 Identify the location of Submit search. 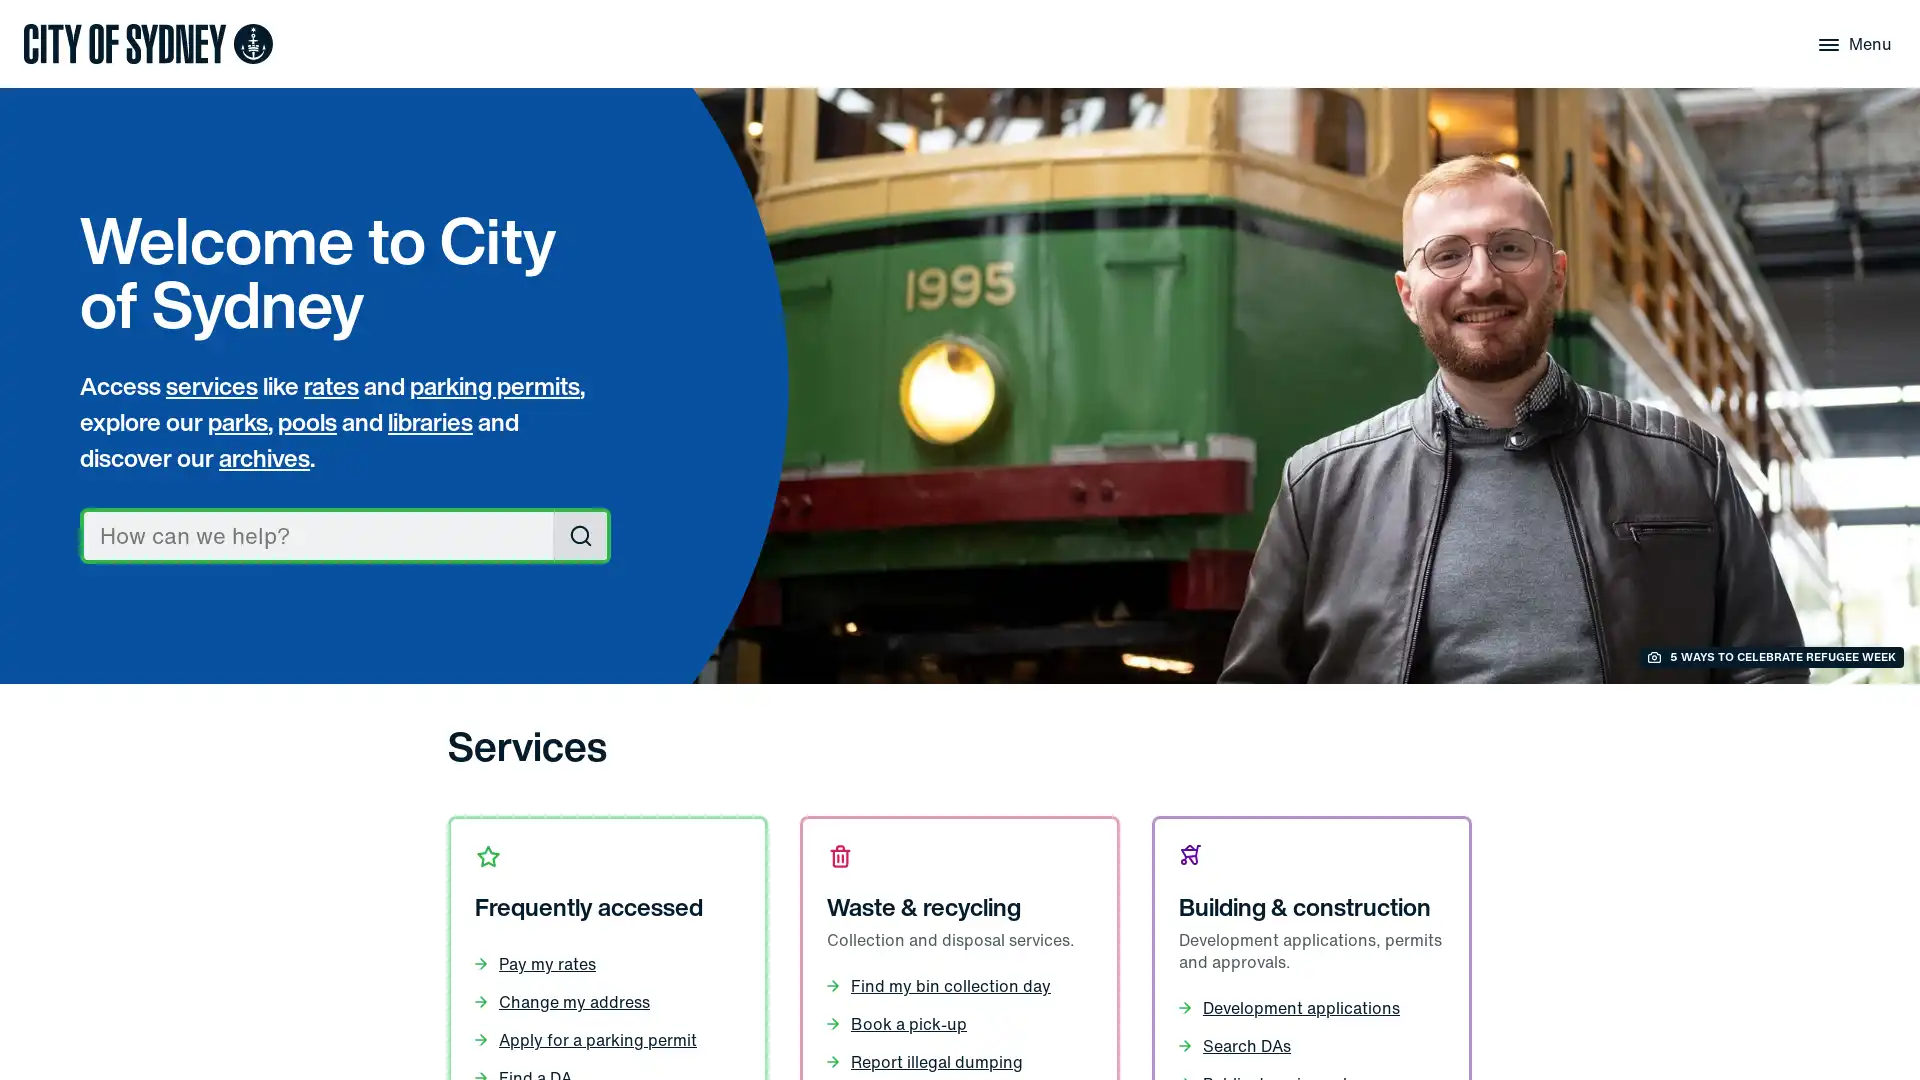
(579, 535).